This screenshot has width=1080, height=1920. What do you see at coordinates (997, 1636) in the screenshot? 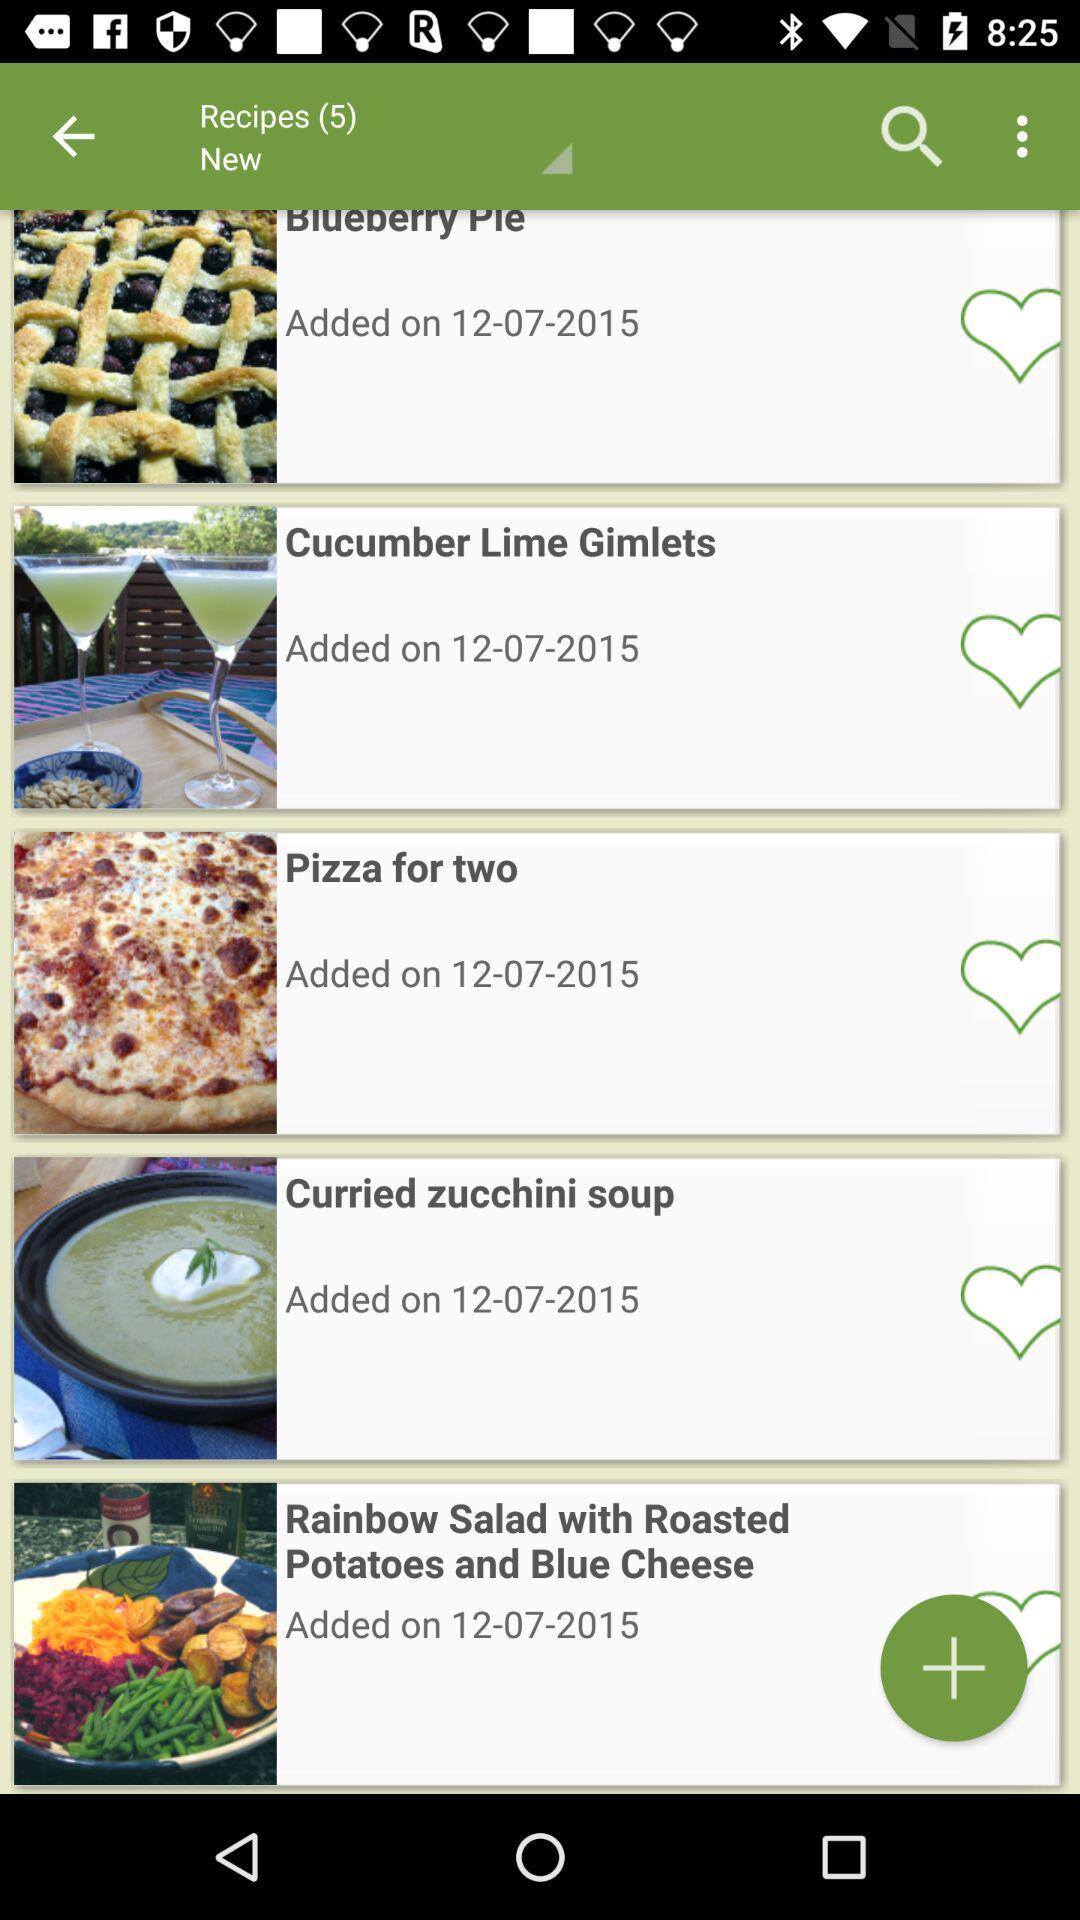
I see `share the article` at bounding box center [997, 1636].